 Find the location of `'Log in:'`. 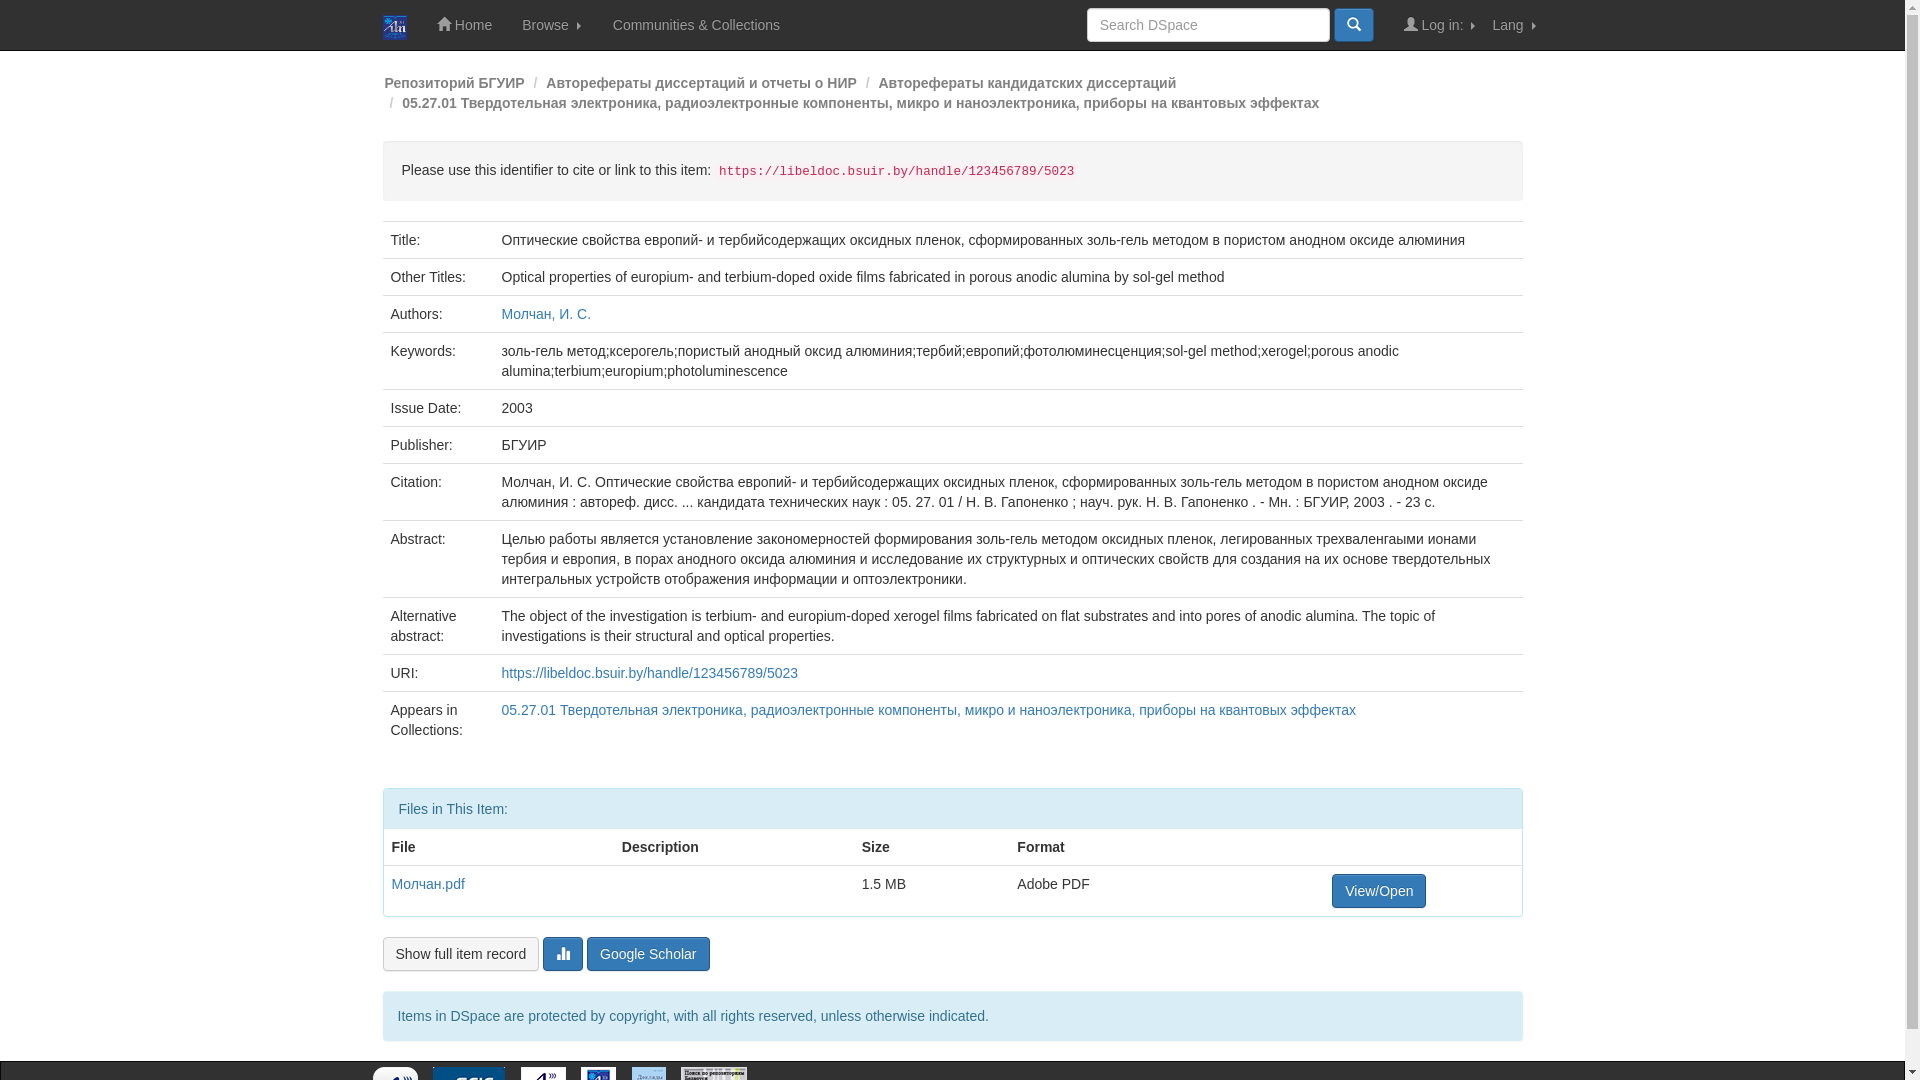

'Log in:' is located at coordinates (1440, 24).